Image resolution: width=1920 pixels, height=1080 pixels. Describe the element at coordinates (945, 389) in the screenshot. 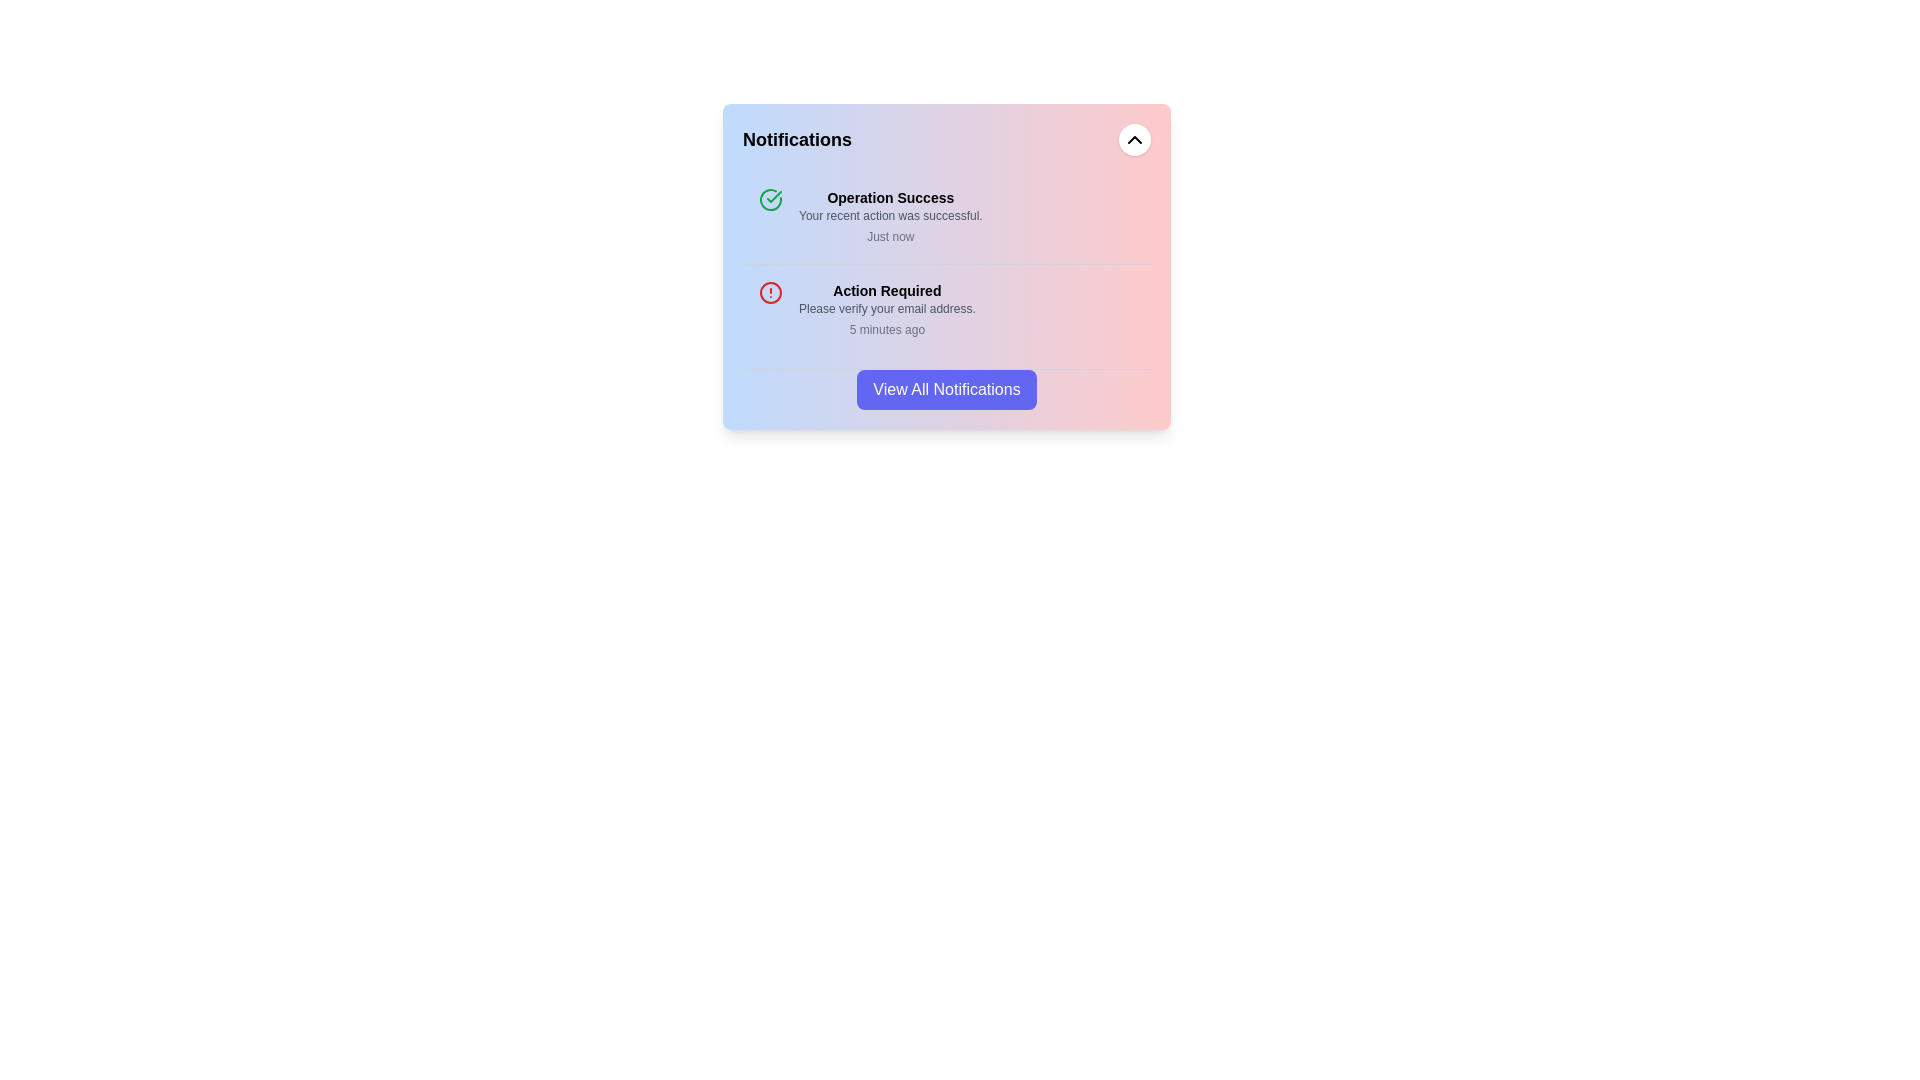

I see `the button located at the bottom center of the notification panel` at that location.